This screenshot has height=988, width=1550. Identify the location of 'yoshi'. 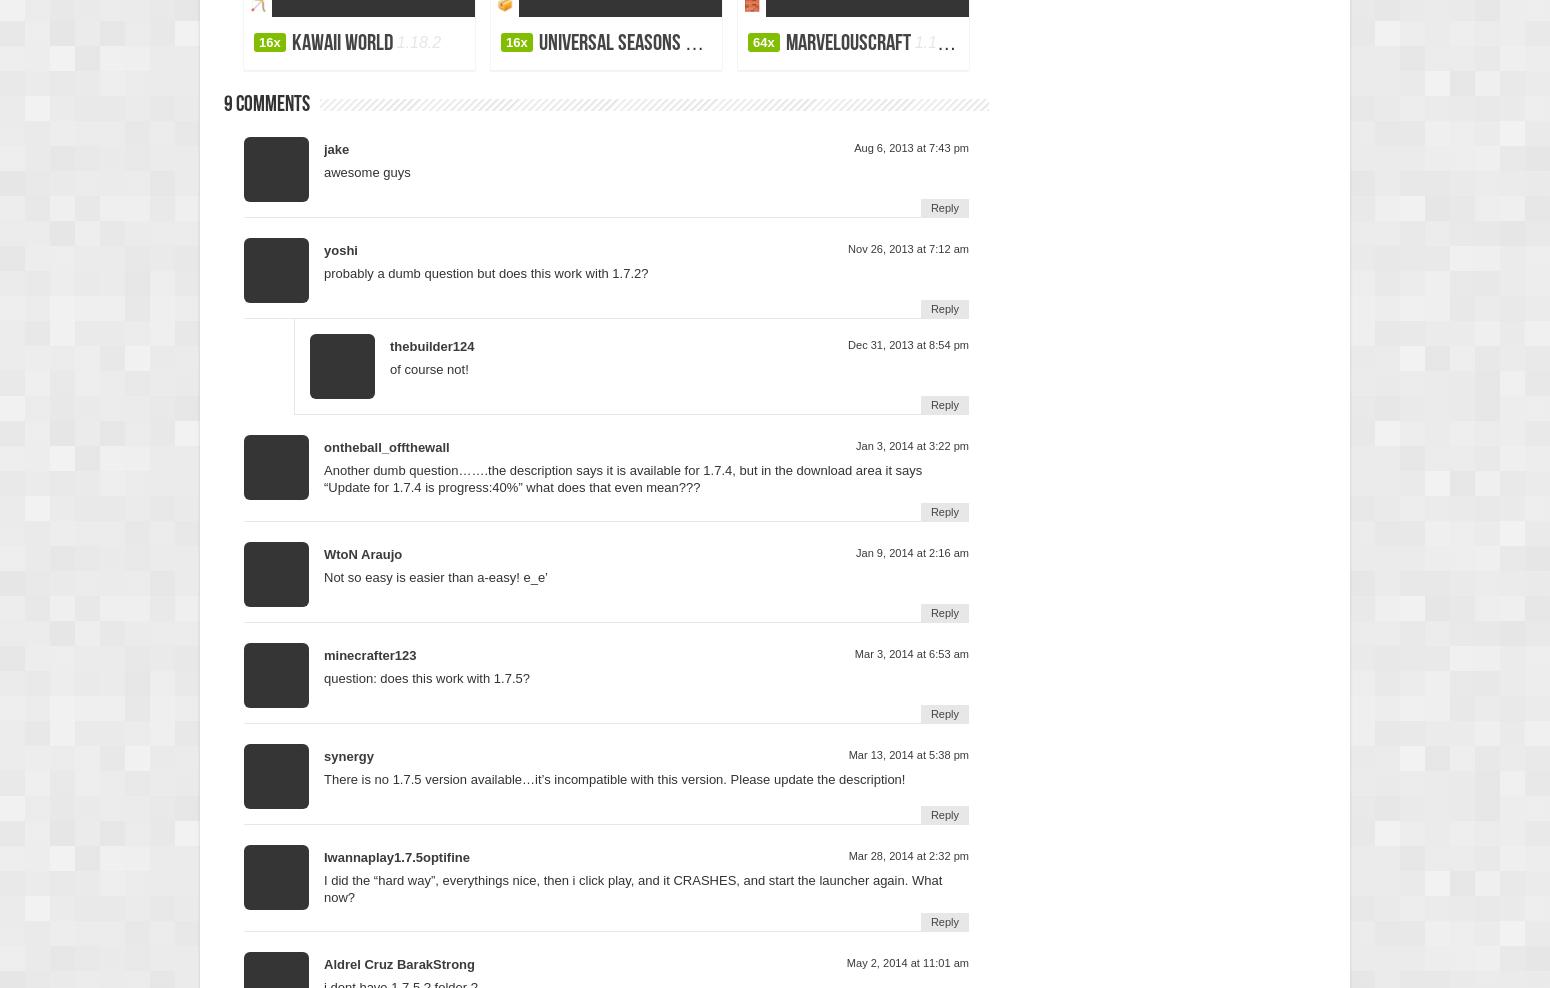
(339, 248).